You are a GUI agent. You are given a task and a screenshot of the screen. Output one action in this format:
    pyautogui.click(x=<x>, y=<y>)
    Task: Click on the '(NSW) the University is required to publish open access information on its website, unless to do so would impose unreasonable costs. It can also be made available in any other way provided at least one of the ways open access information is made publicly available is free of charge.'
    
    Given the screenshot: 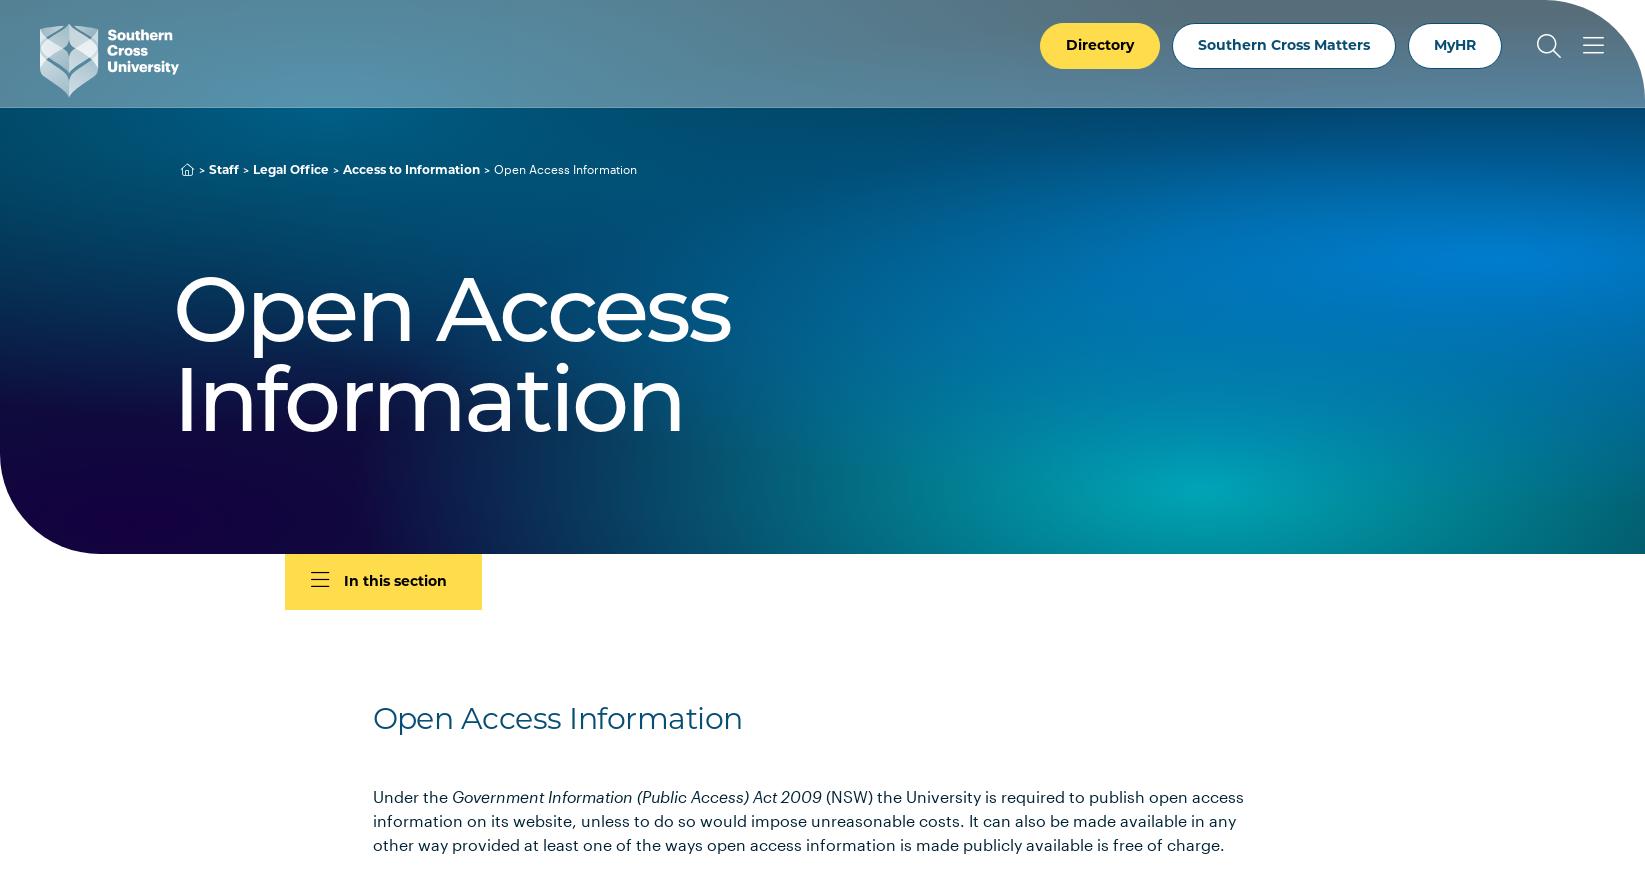 What is the action you would take?
    pyautogui.click(x=807, y=819)
    